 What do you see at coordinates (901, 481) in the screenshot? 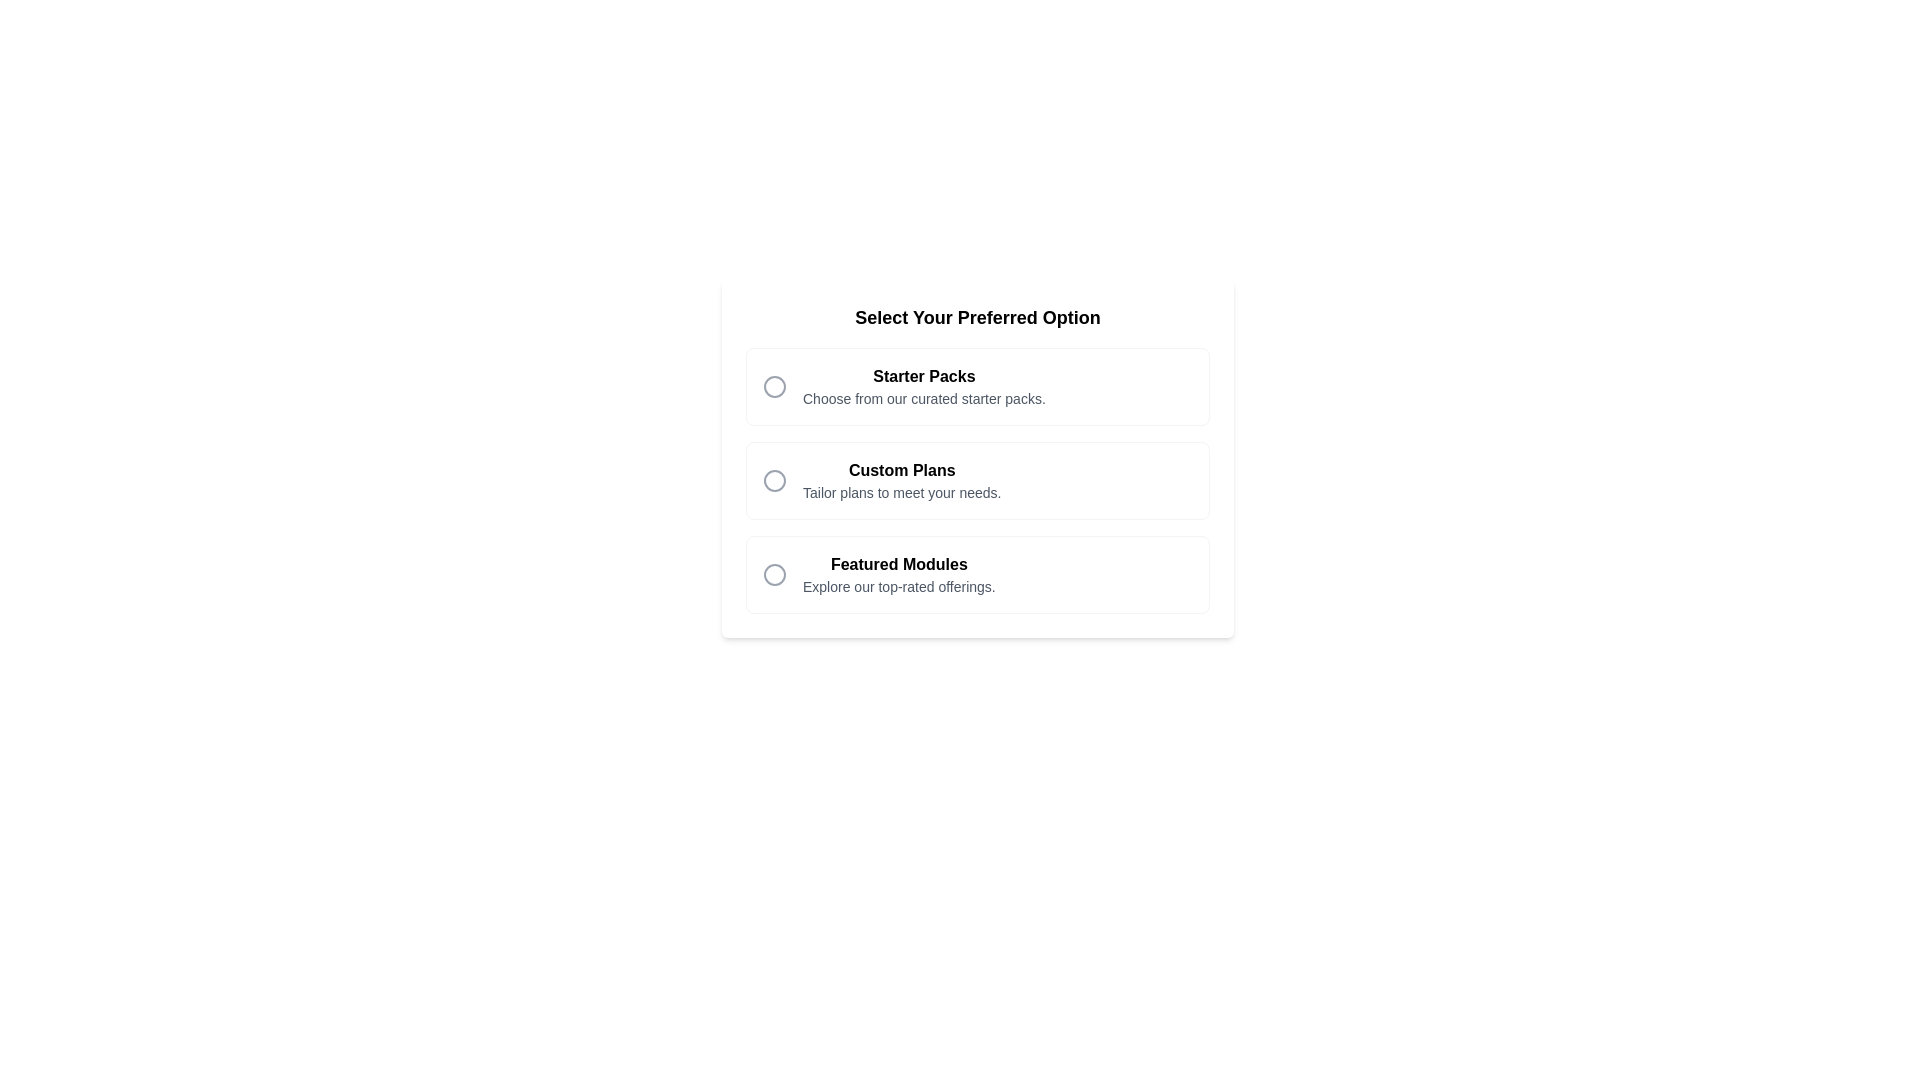
I see `the text display element that shows 'Custom Plans' in bold and 'Tailor plans to meet your needs.' in lighter gray, located centrally within the second option of a vertically stacked list of cards` at bounding box center [901, 481].